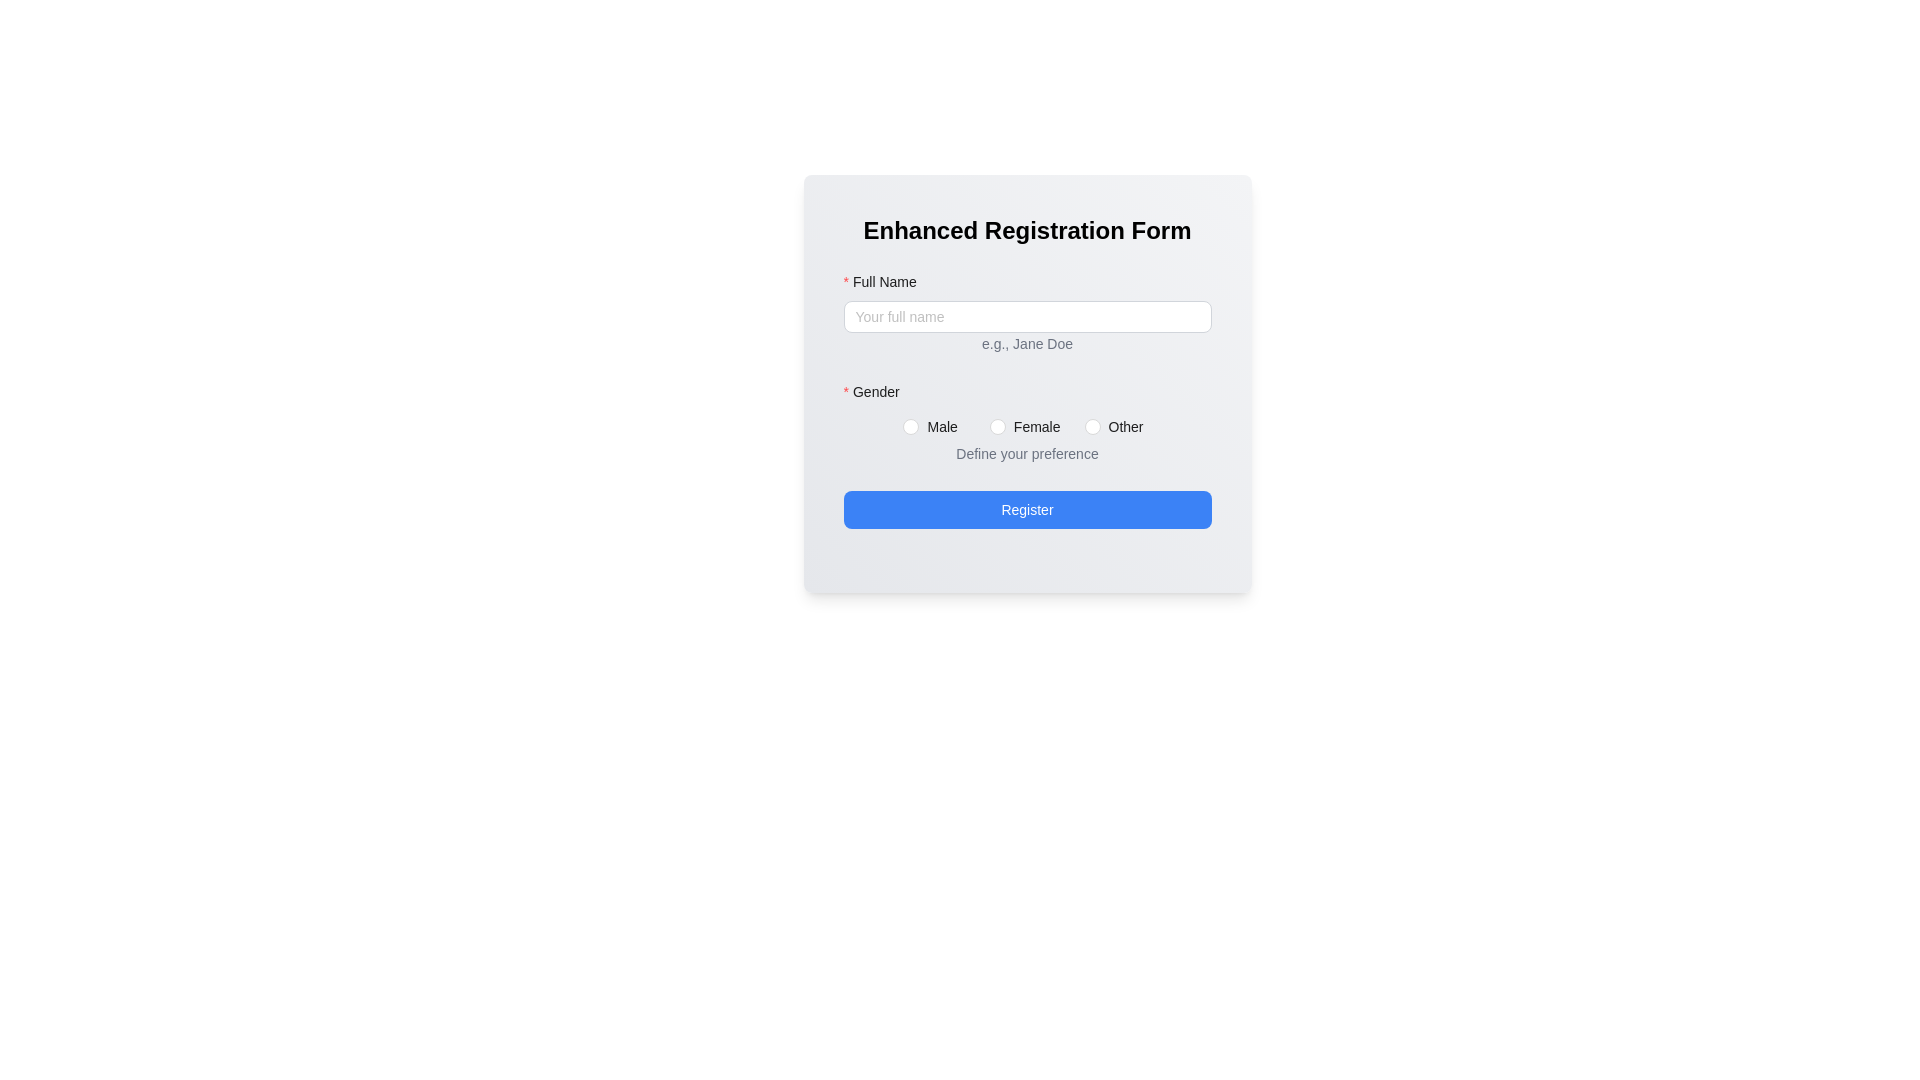  Describe the element at coordinates (1029, 426) in the screenshot. I see `the 'Female' radio button and its label in the Enhanced Registration Form` at that location.